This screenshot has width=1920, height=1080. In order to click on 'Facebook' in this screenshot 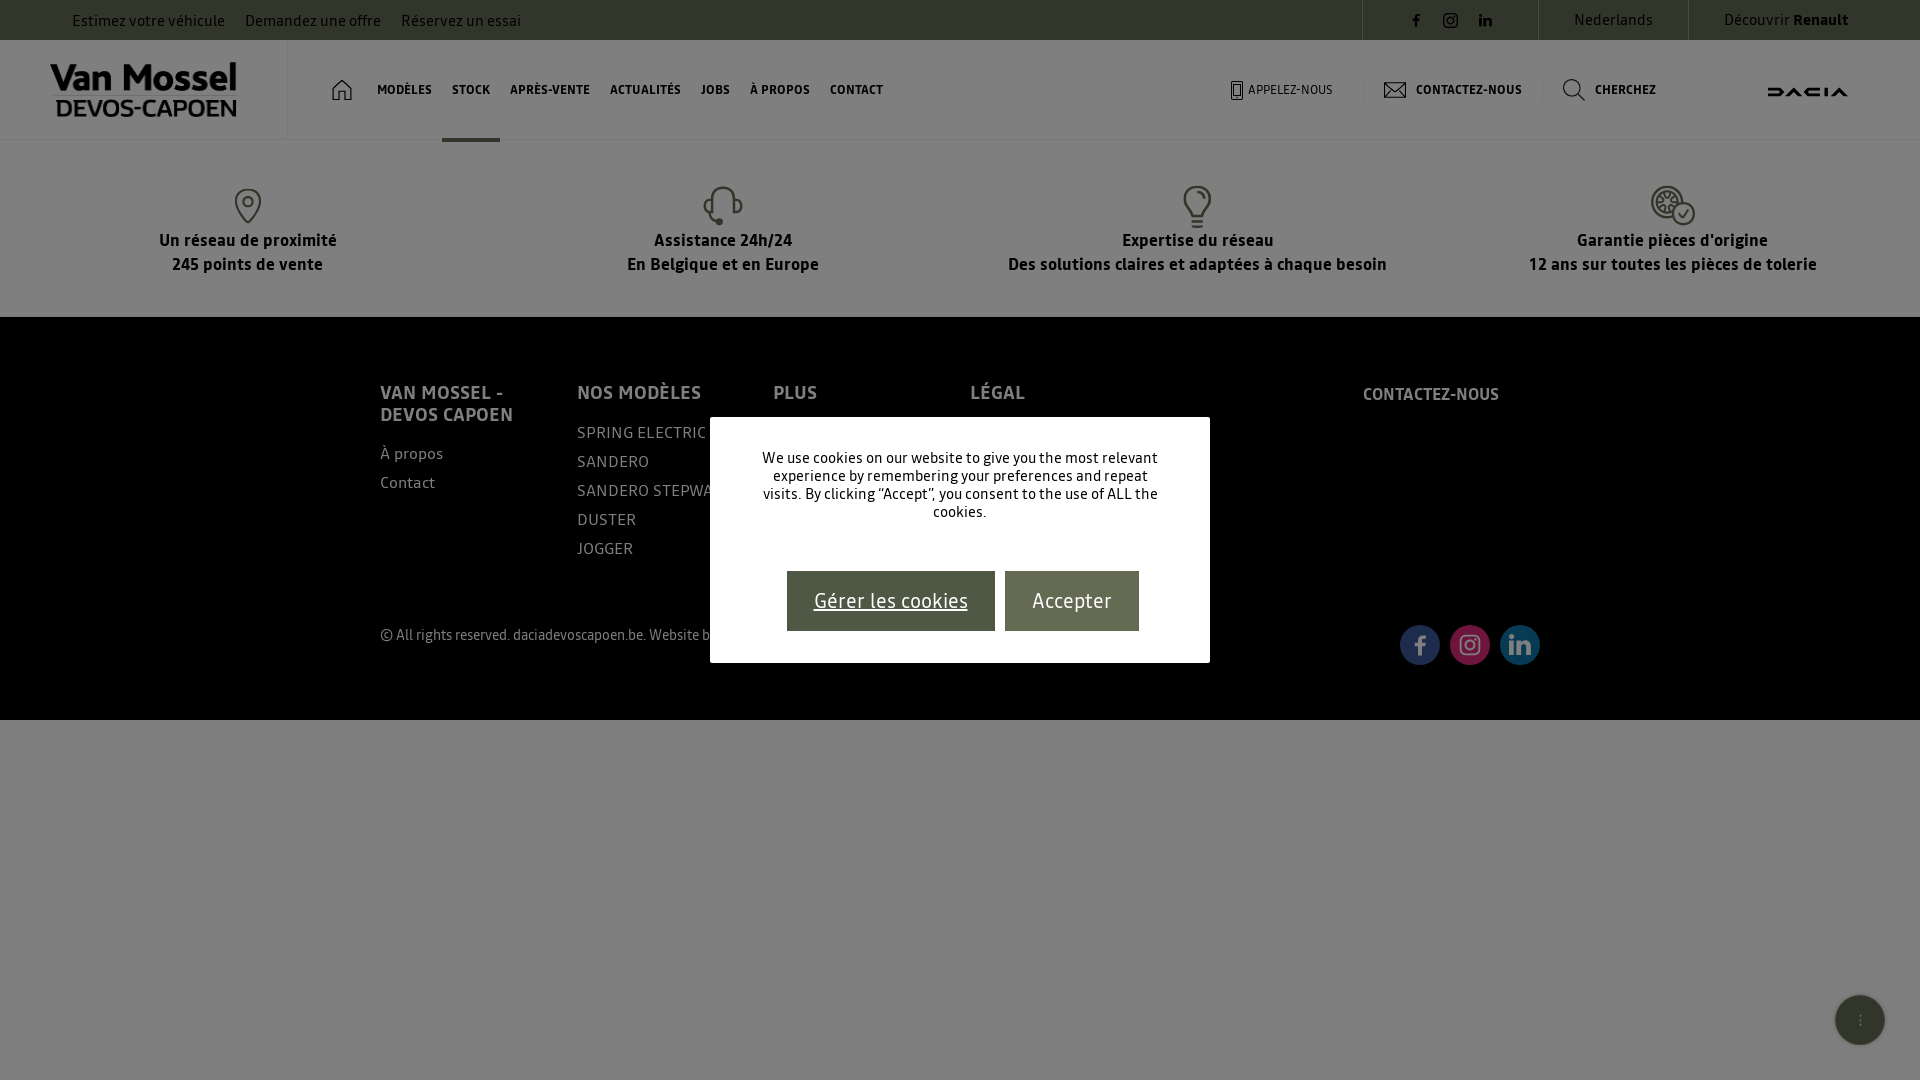, I will do `click(1399, 644)`.